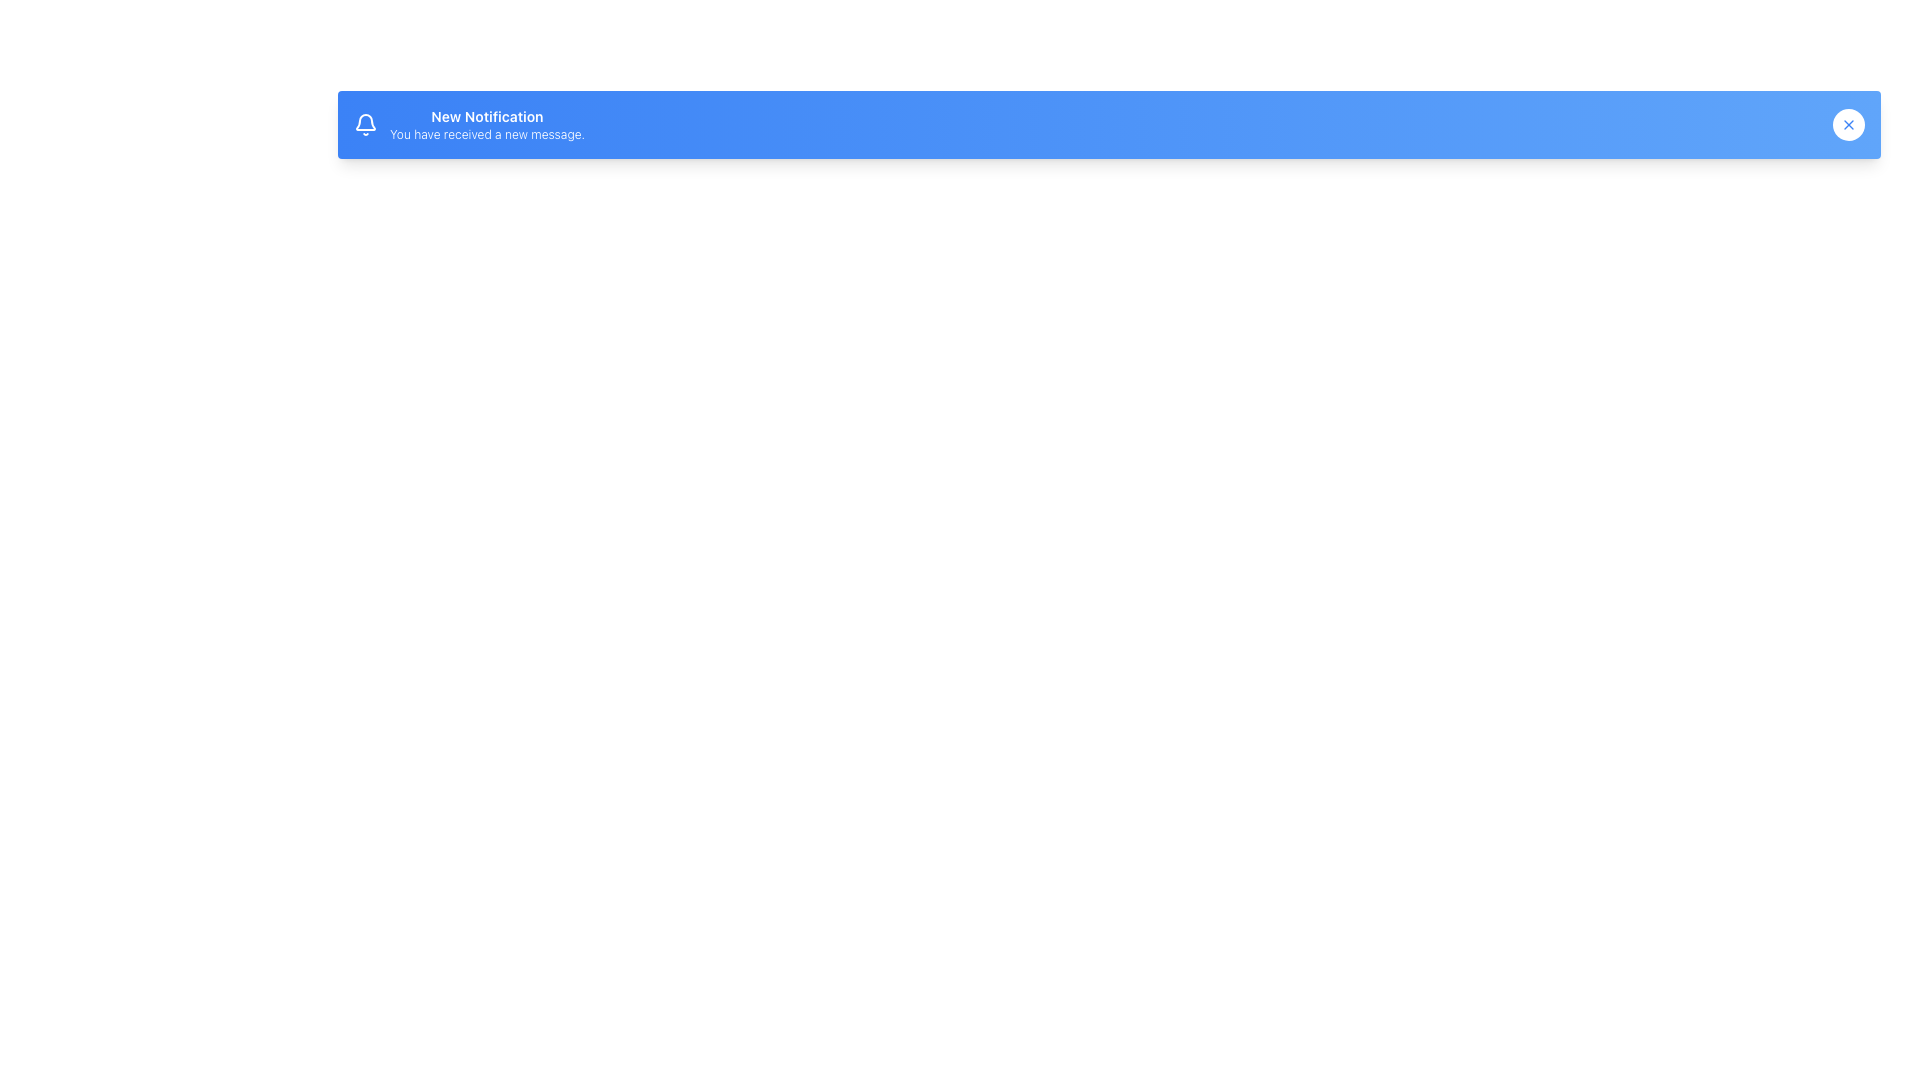  I want to click on the Notification banner located near the upper-left side of the interface, so click(468, 124).